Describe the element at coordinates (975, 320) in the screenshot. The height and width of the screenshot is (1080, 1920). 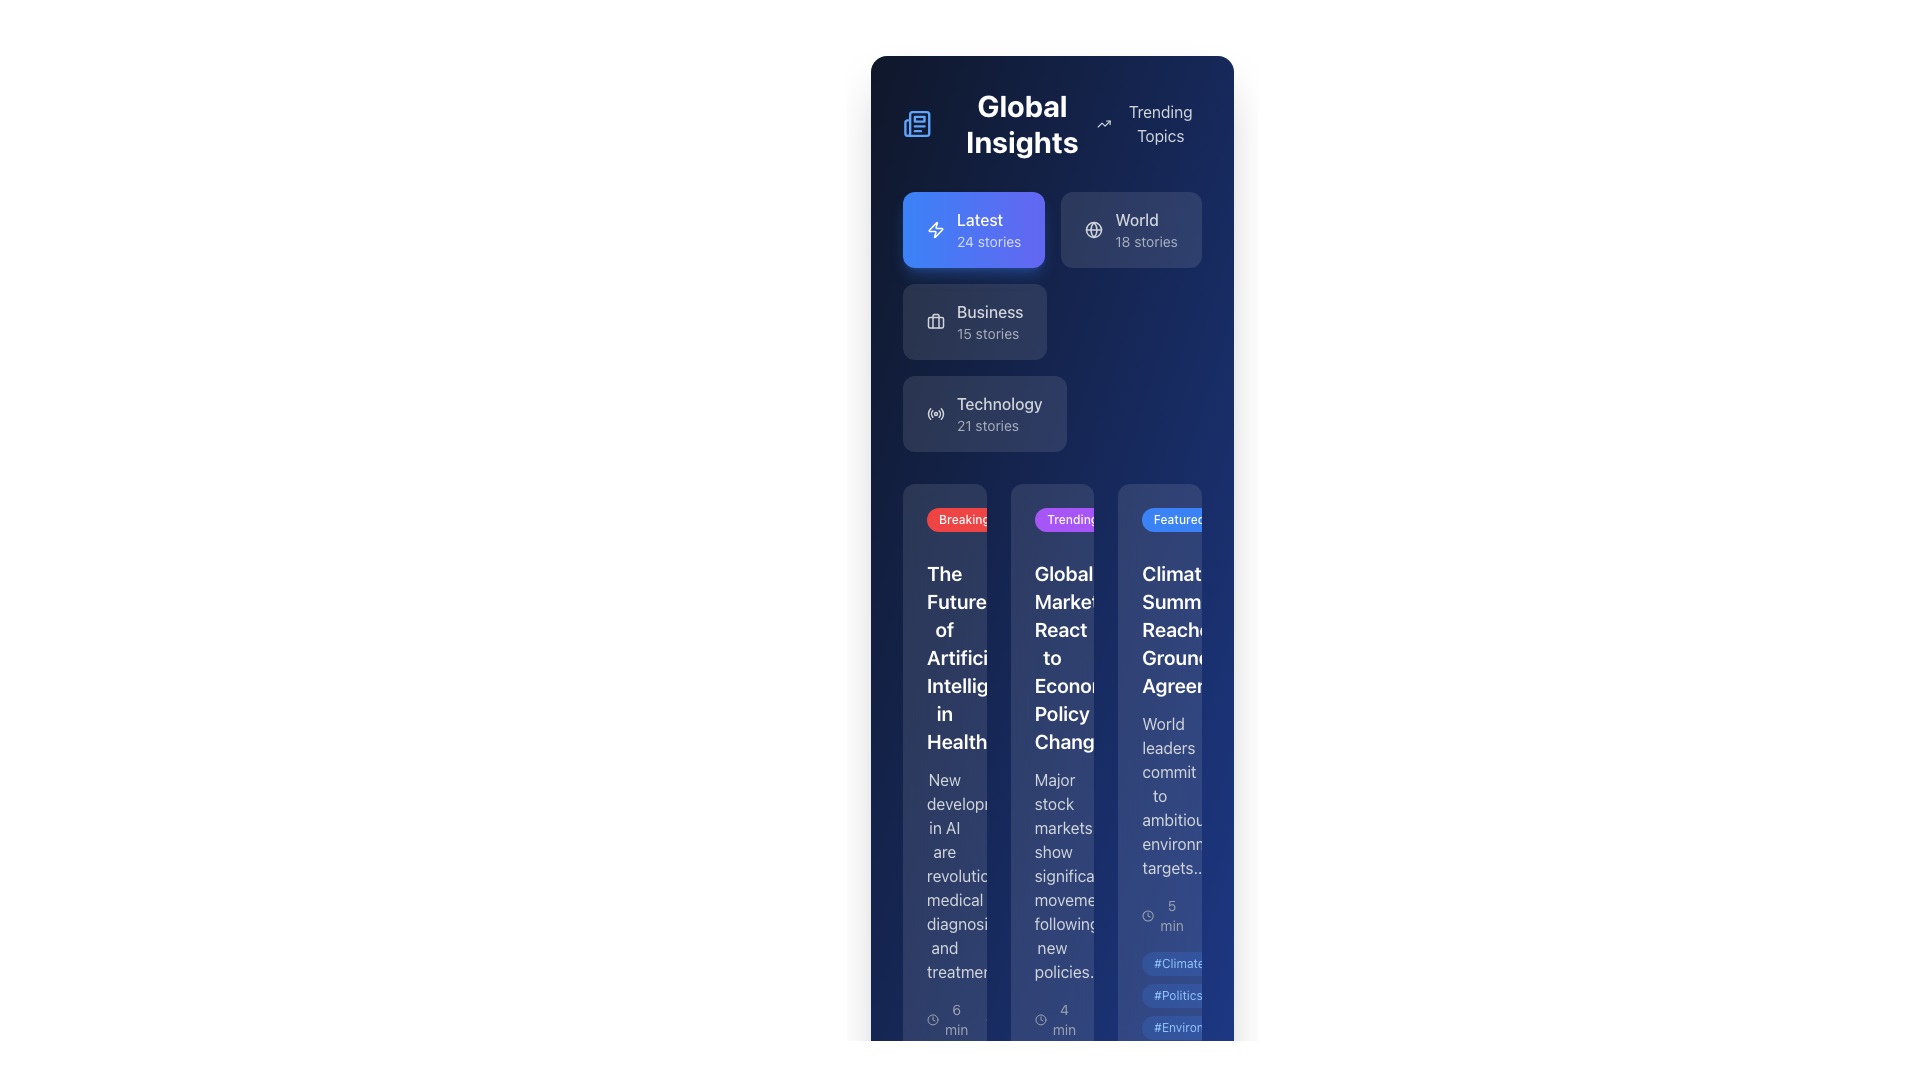
I see `the 'Business' button, which has a label in medium font weight stating 'Business' and an additional line '15 stories' below it, located in the third position of a vertical list in a sidebar interface` at that location.